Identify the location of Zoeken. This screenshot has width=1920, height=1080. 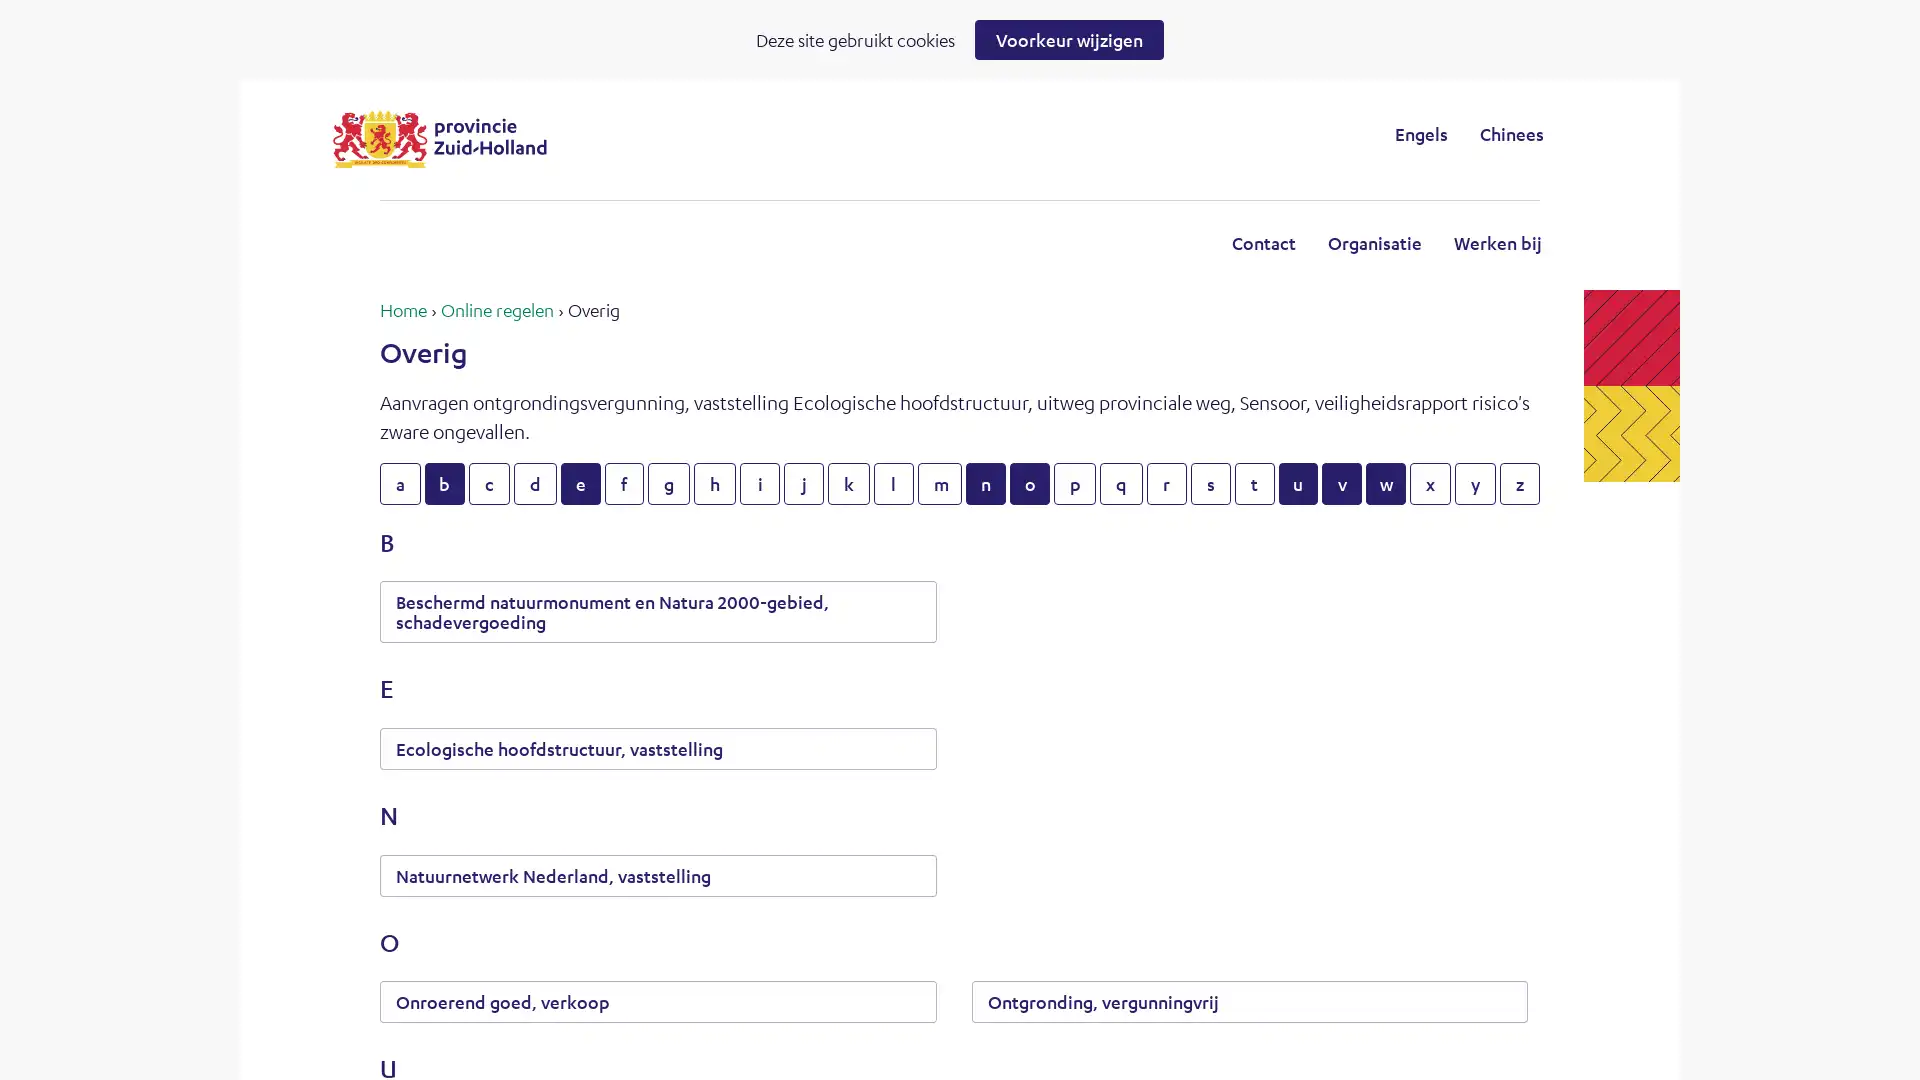
(1124, 133).